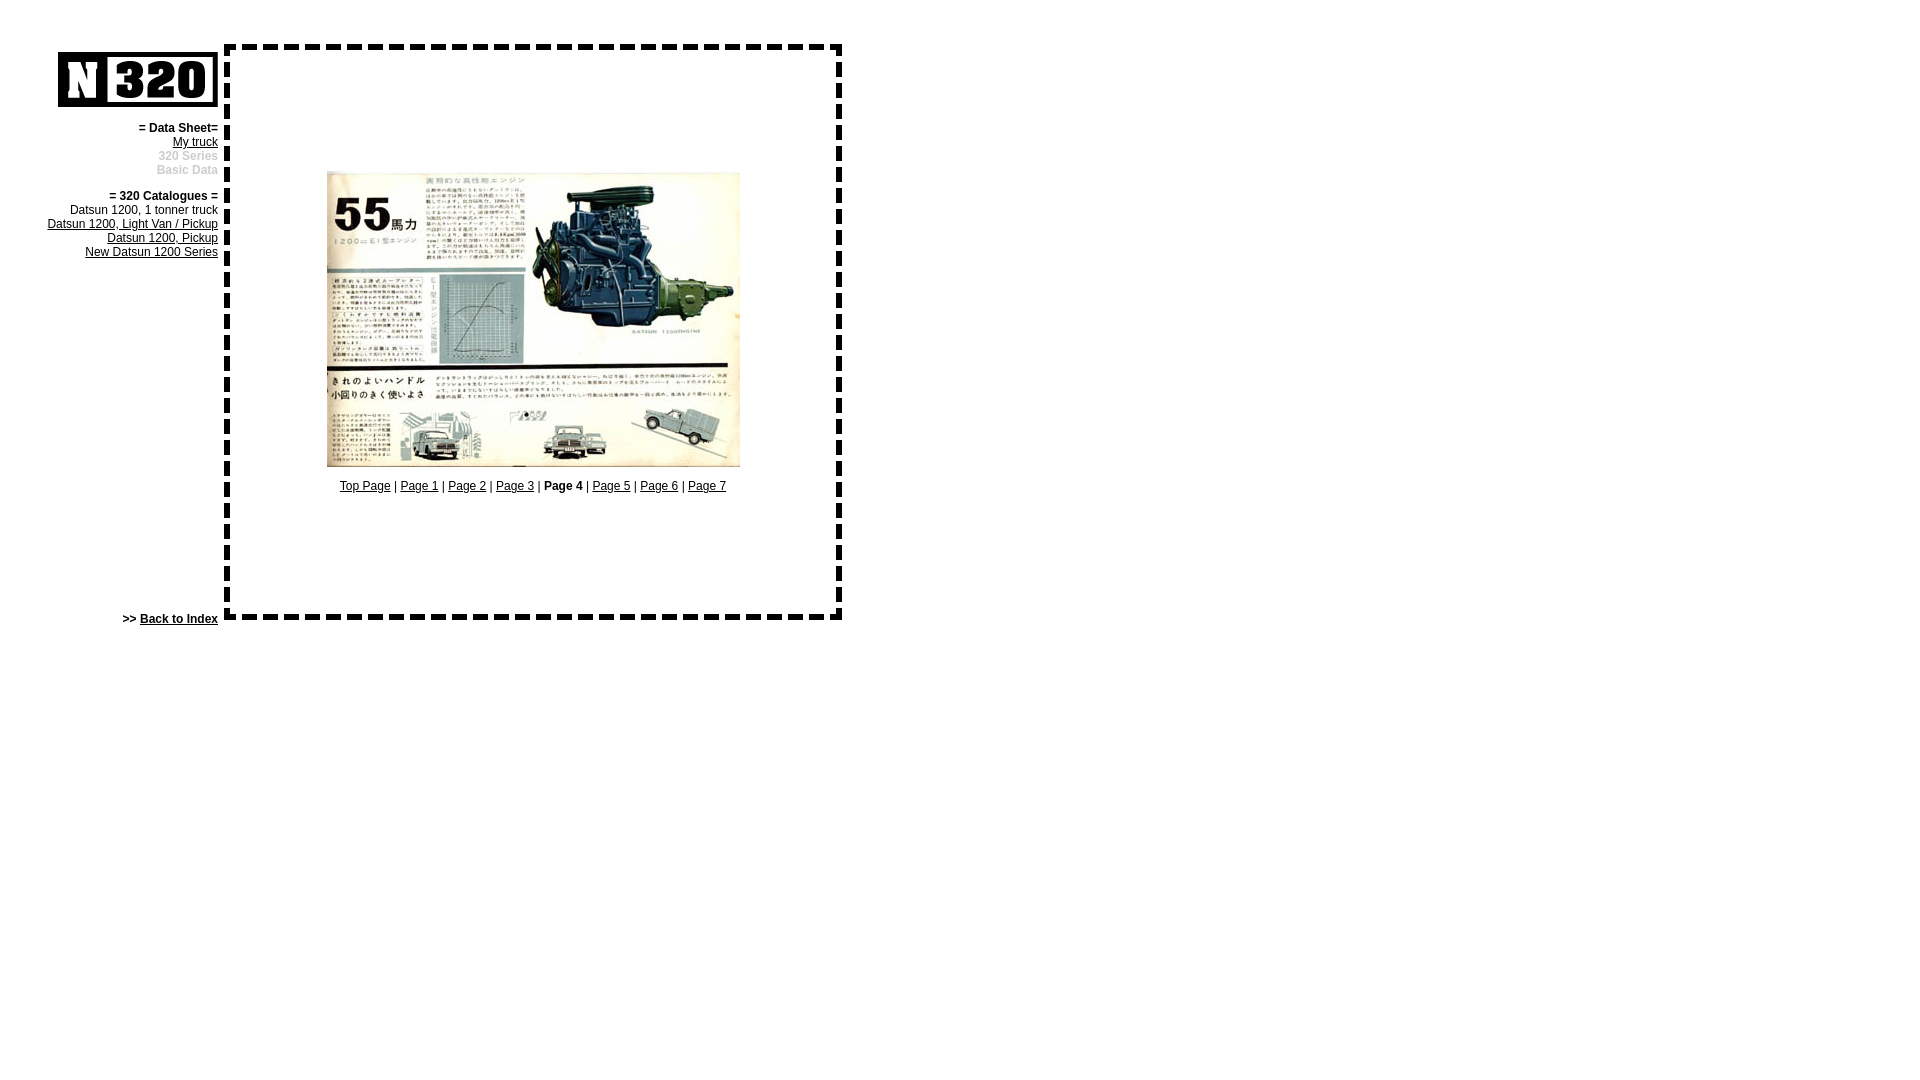 The width and height of the screenshot is (1920, 1080). Describe the element at coordinates (514, 486) in the screenshot. I see `'Page 3'` at that location.